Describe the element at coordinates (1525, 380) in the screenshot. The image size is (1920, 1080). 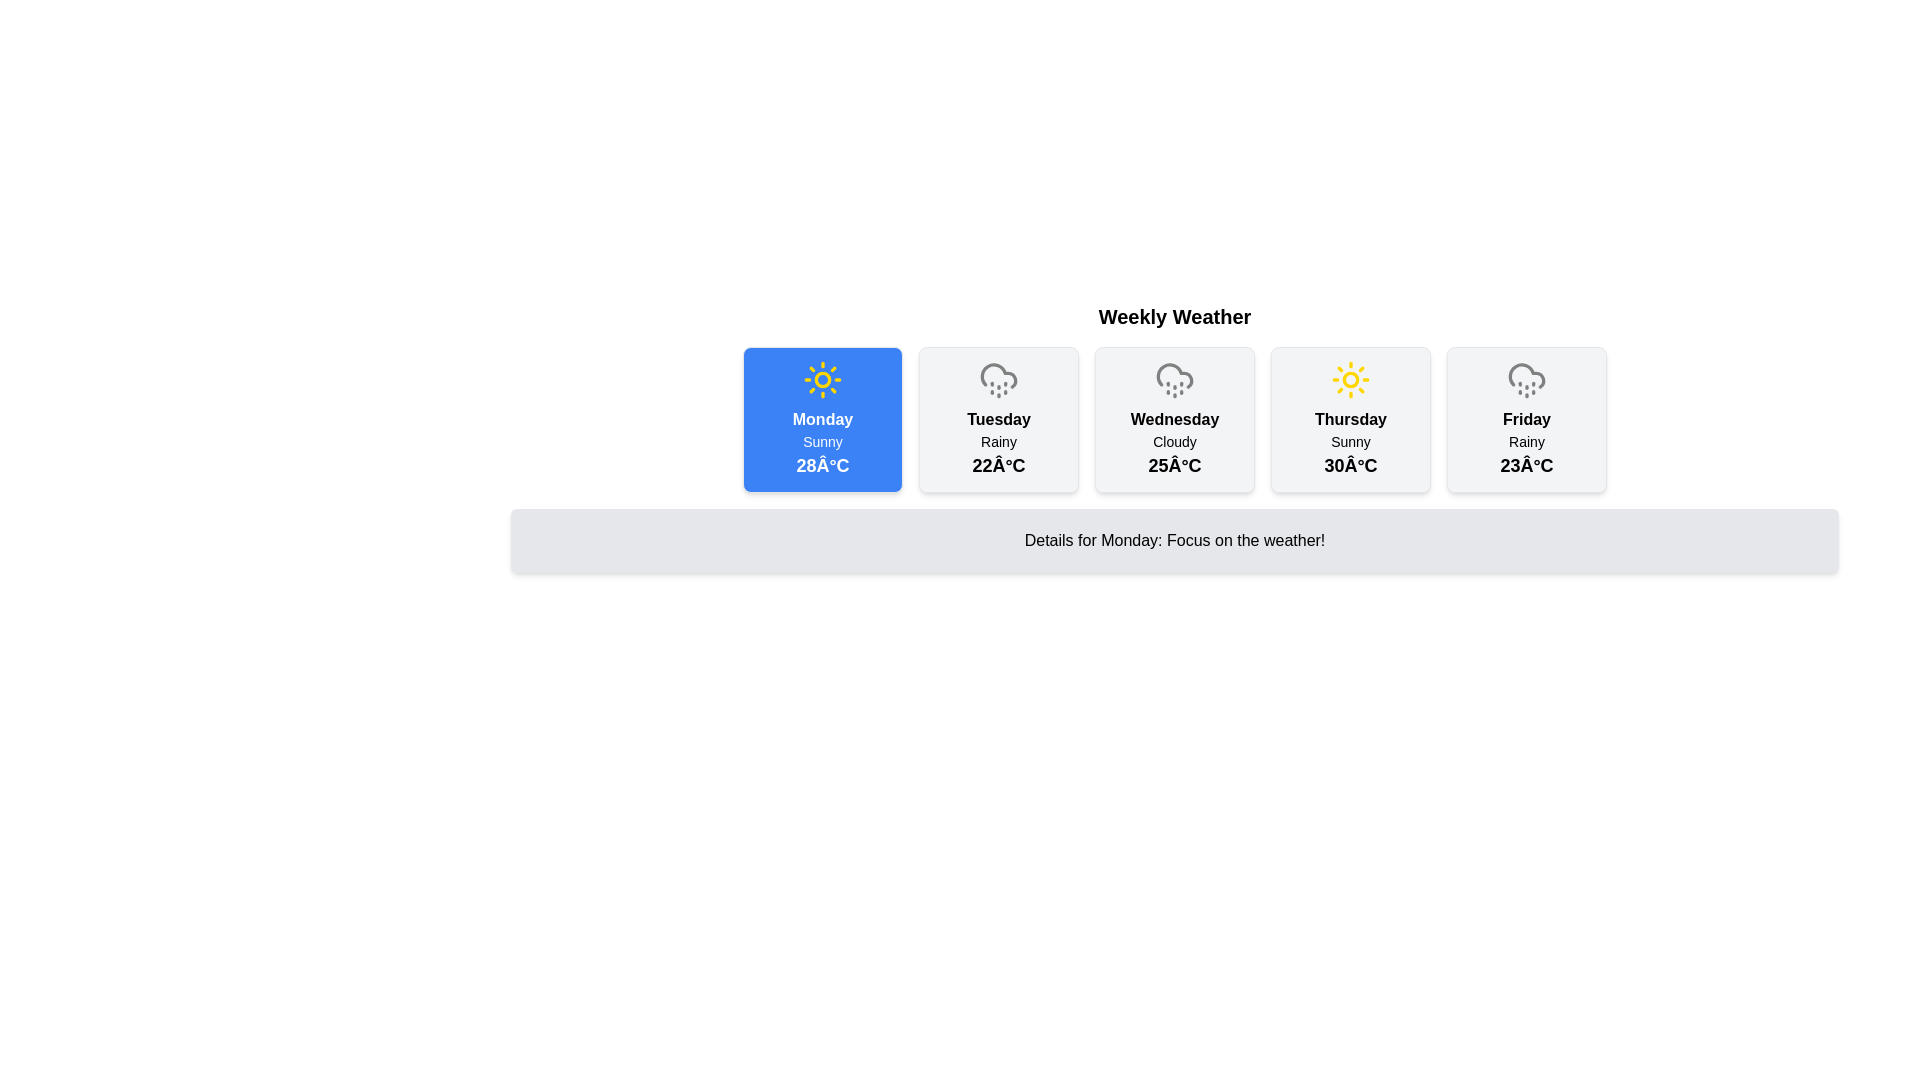
I see `the cloud icon with gray strokes, positioned in the card labeled 'Friday Rainy 23°C', located at the upper central area of the card` at that location.